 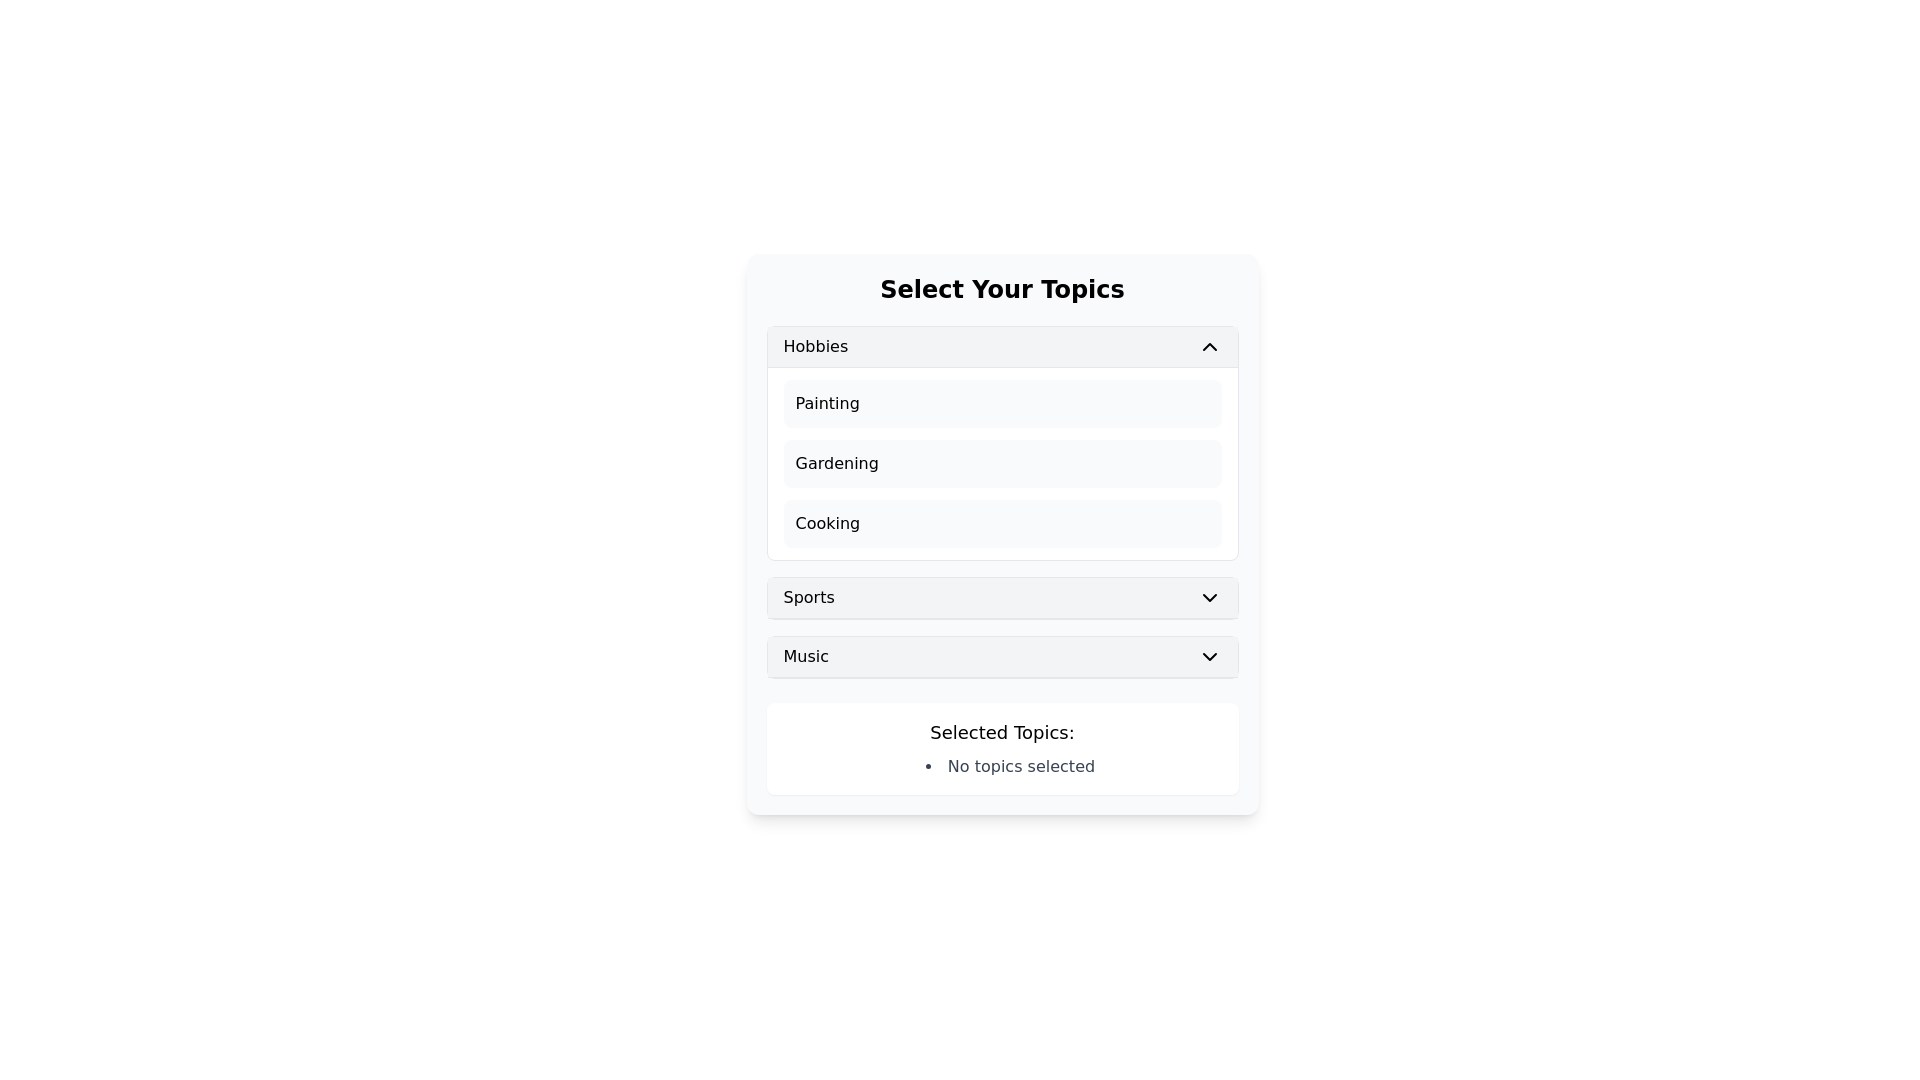 What do you see at coordinates (1208, 596) in the screenshot?
I see `the downward-pointing chevron icon located to the far right of the 'Sports' row` at bounding box center [1208, 596].